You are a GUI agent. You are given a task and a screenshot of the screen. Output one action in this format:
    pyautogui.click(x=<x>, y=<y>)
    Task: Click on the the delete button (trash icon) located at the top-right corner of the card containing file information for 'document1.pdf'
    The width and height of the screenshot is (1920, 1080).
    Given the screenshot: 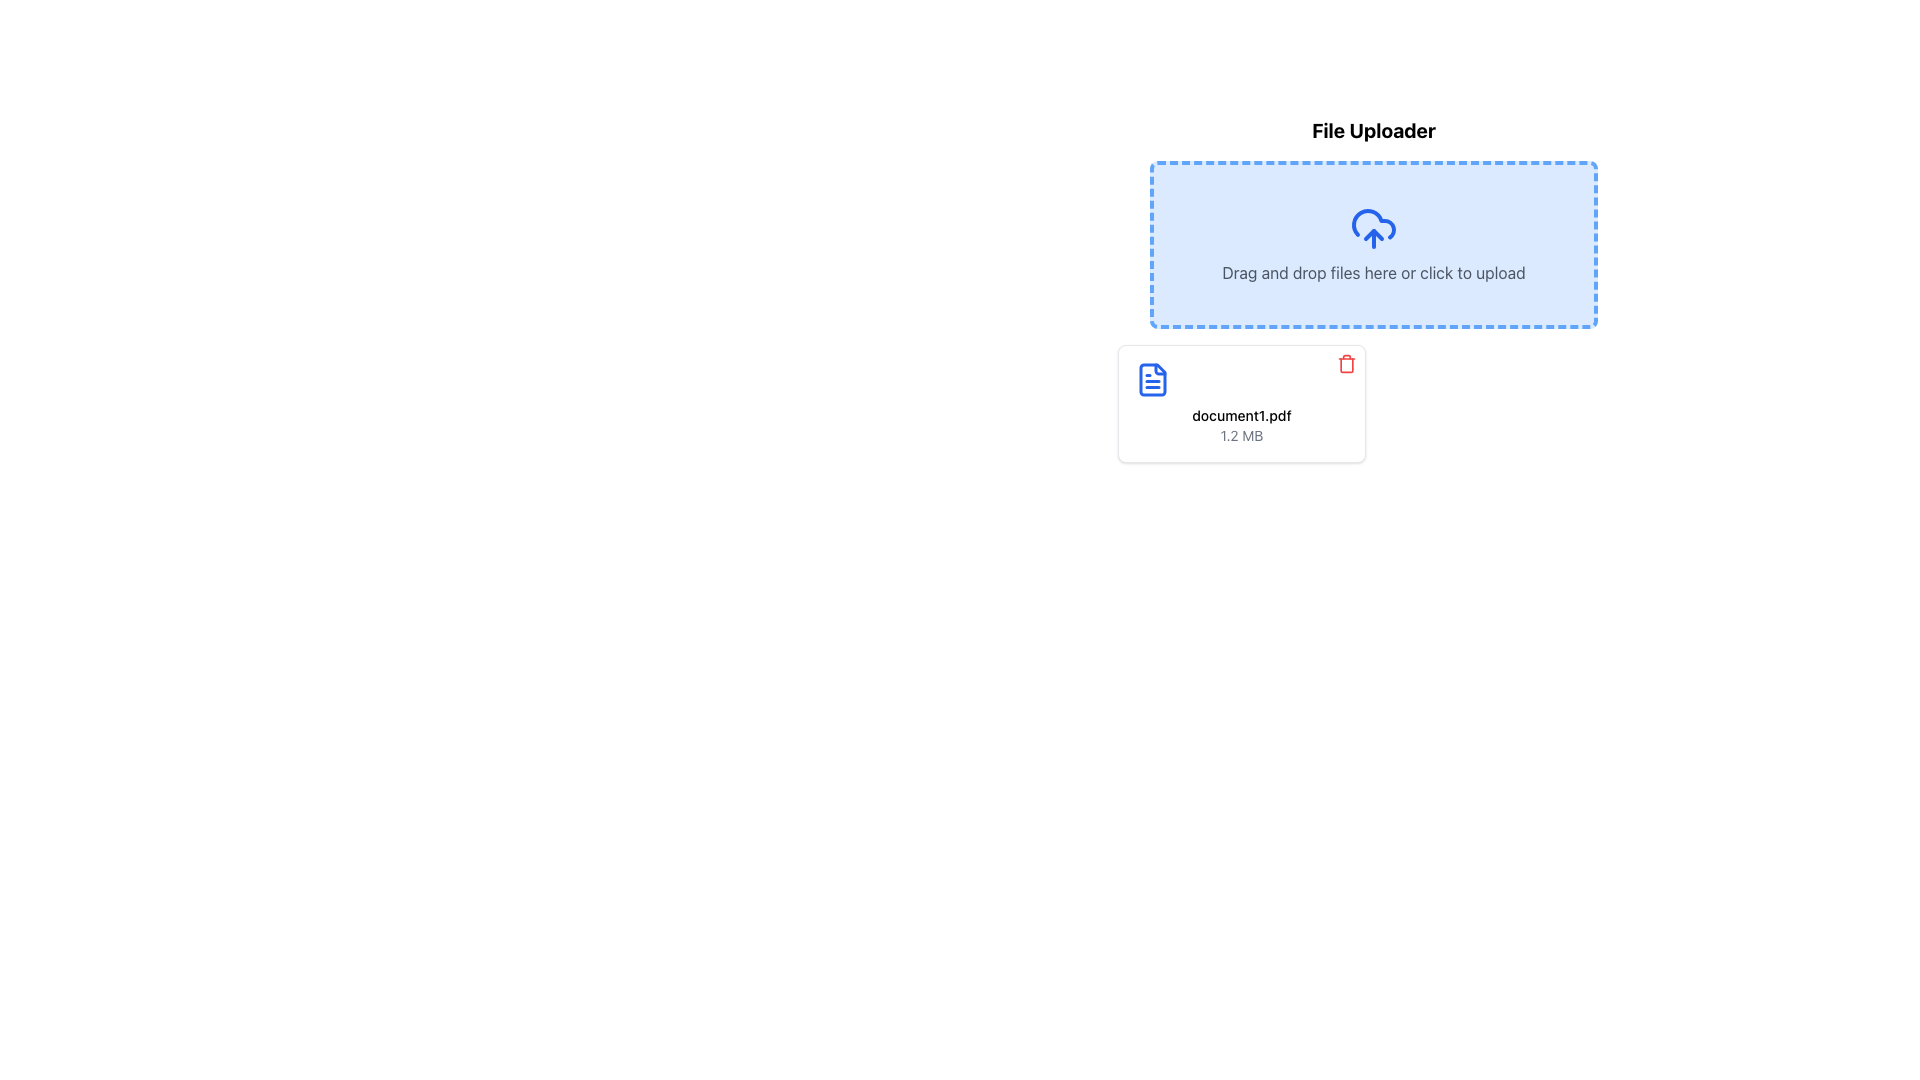 What is the action you would take?
    pyautogui.click(x=1347, y=363)
    